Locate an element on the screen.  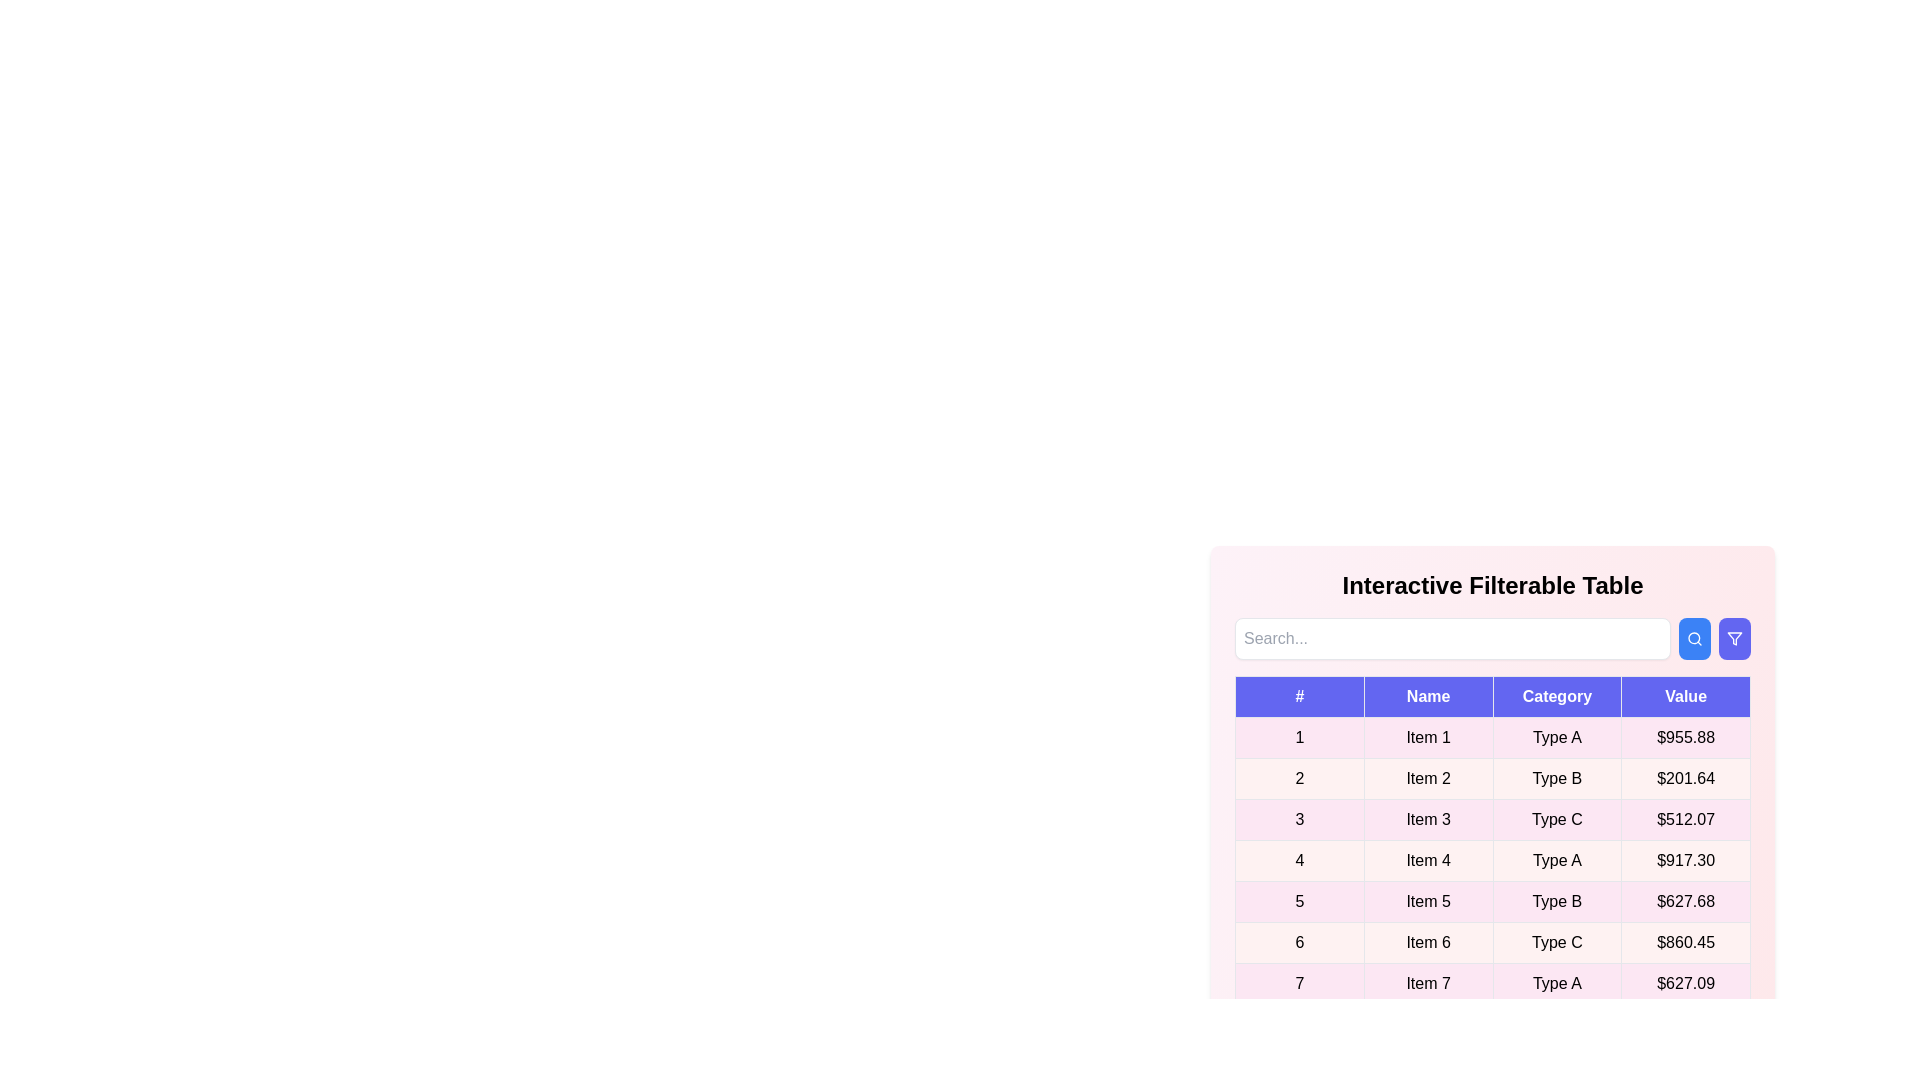
the filter button to apply the filter is located at coordinates (1733, 639).